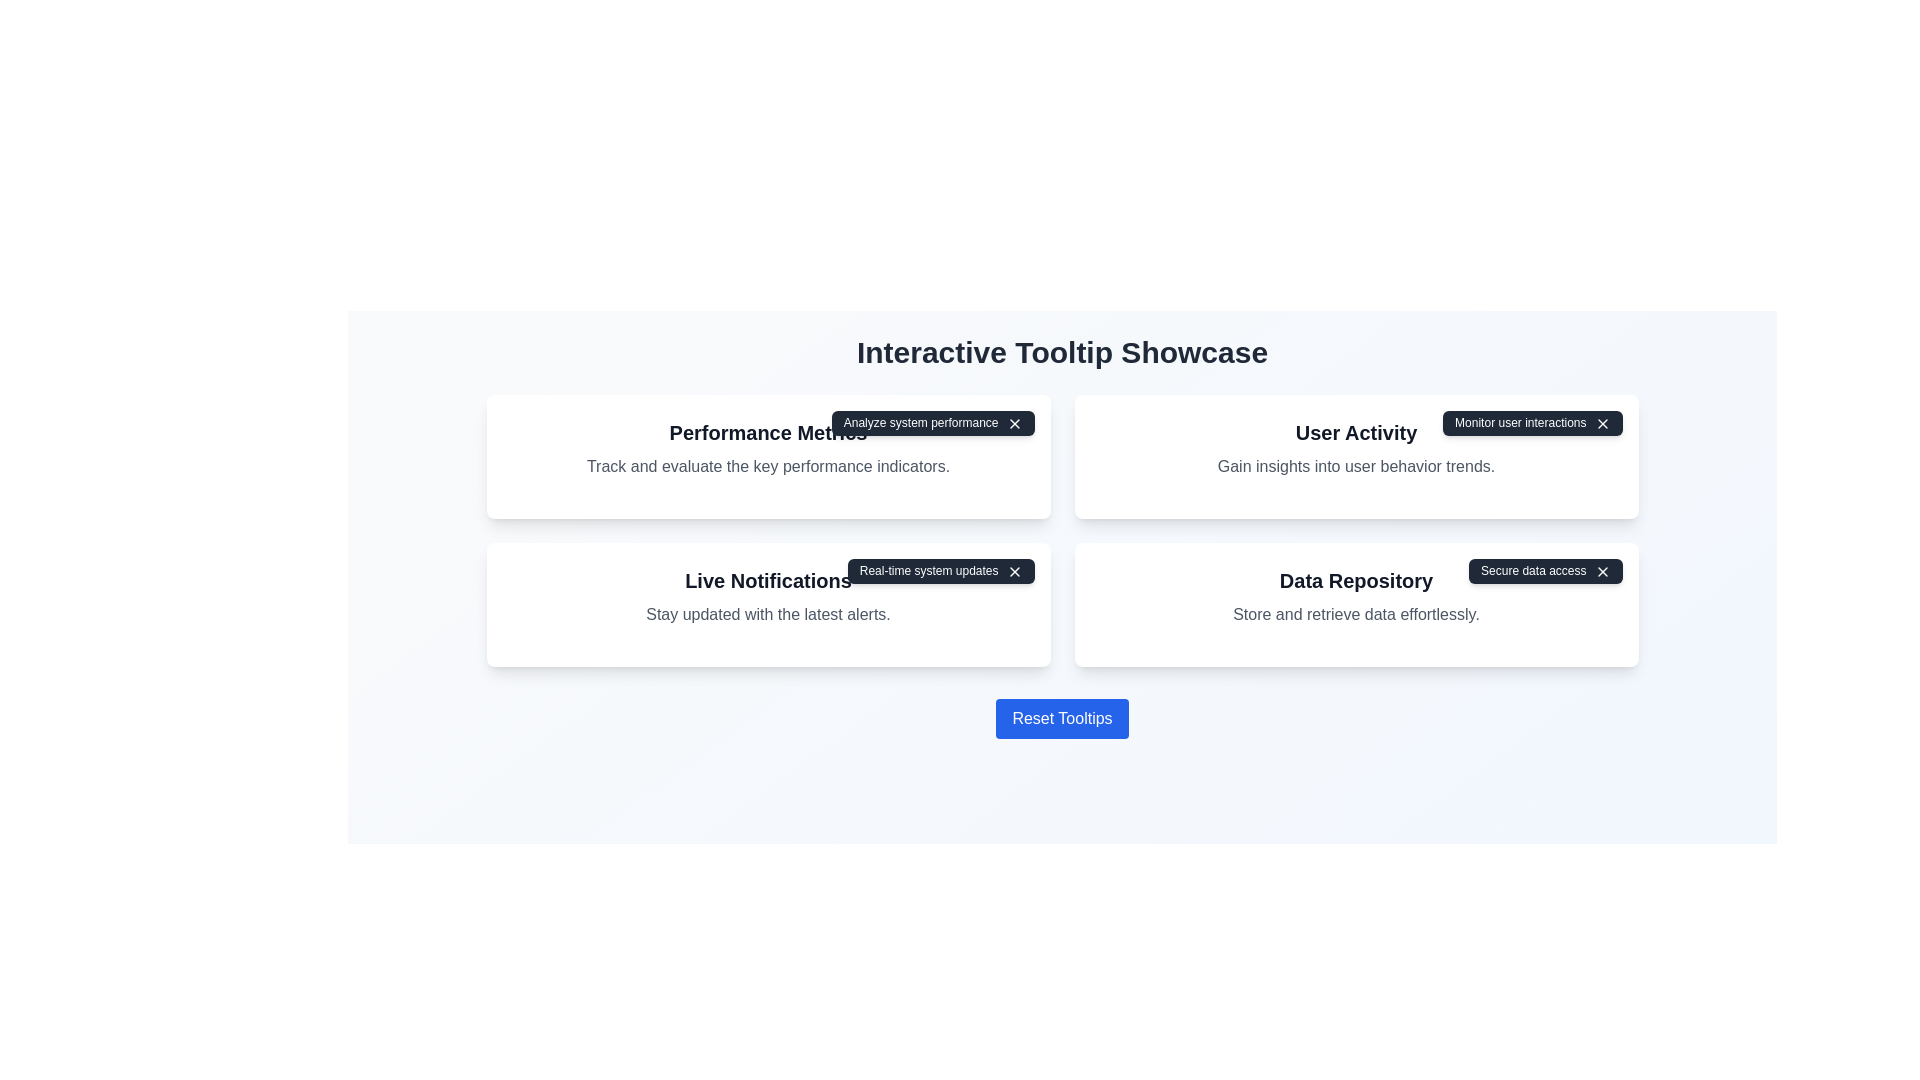 This screenshot has width=1920, height=1080. What do you see at coordinates (1602, 422) in the screenshot?
I see `the Close button (X icon) located in the top-right part of the badge labeled 'Monitor user interactions'` at bounding box center [1602, 422].